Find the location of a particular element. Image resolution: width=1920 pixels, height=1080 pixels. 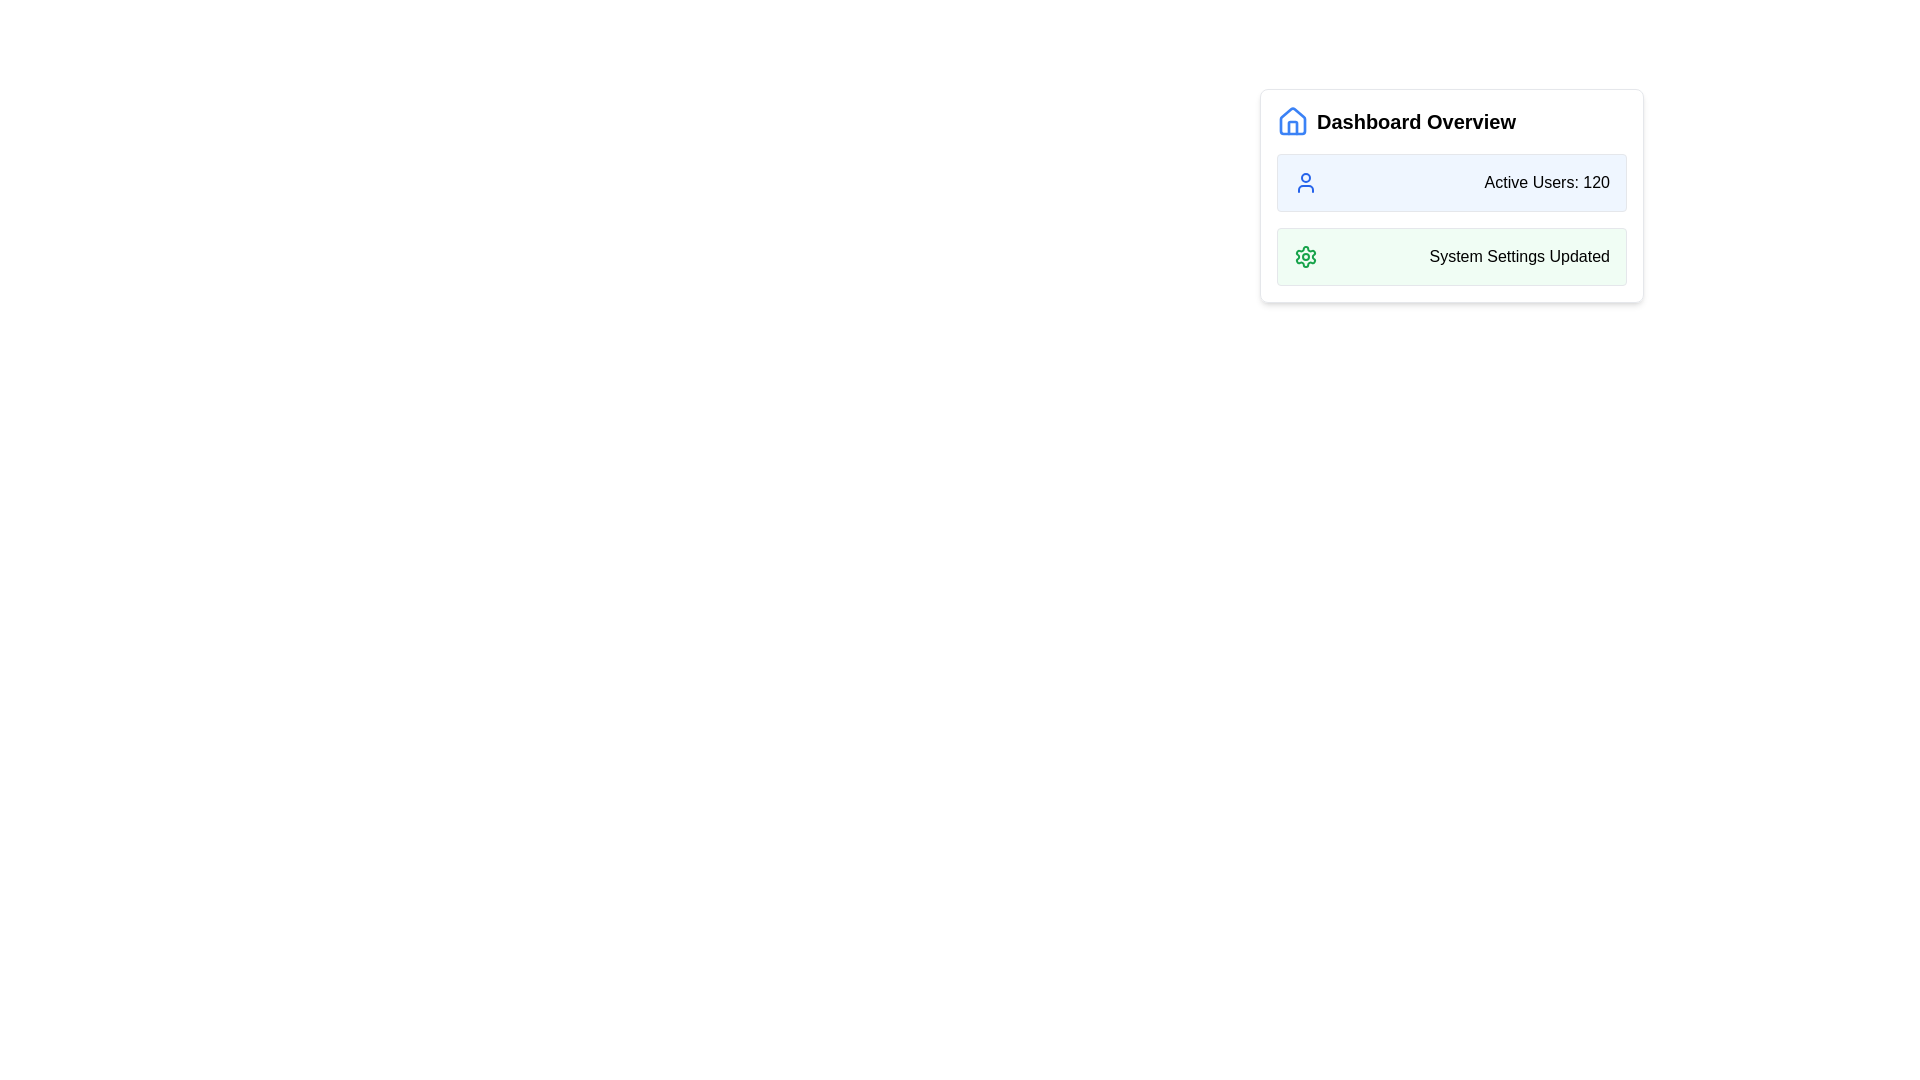

the 'Dashboard Overview' label, which is a prominent title next to a house icon, located in the upper portion of a card-like structure is located at coordinates (1415, 122).